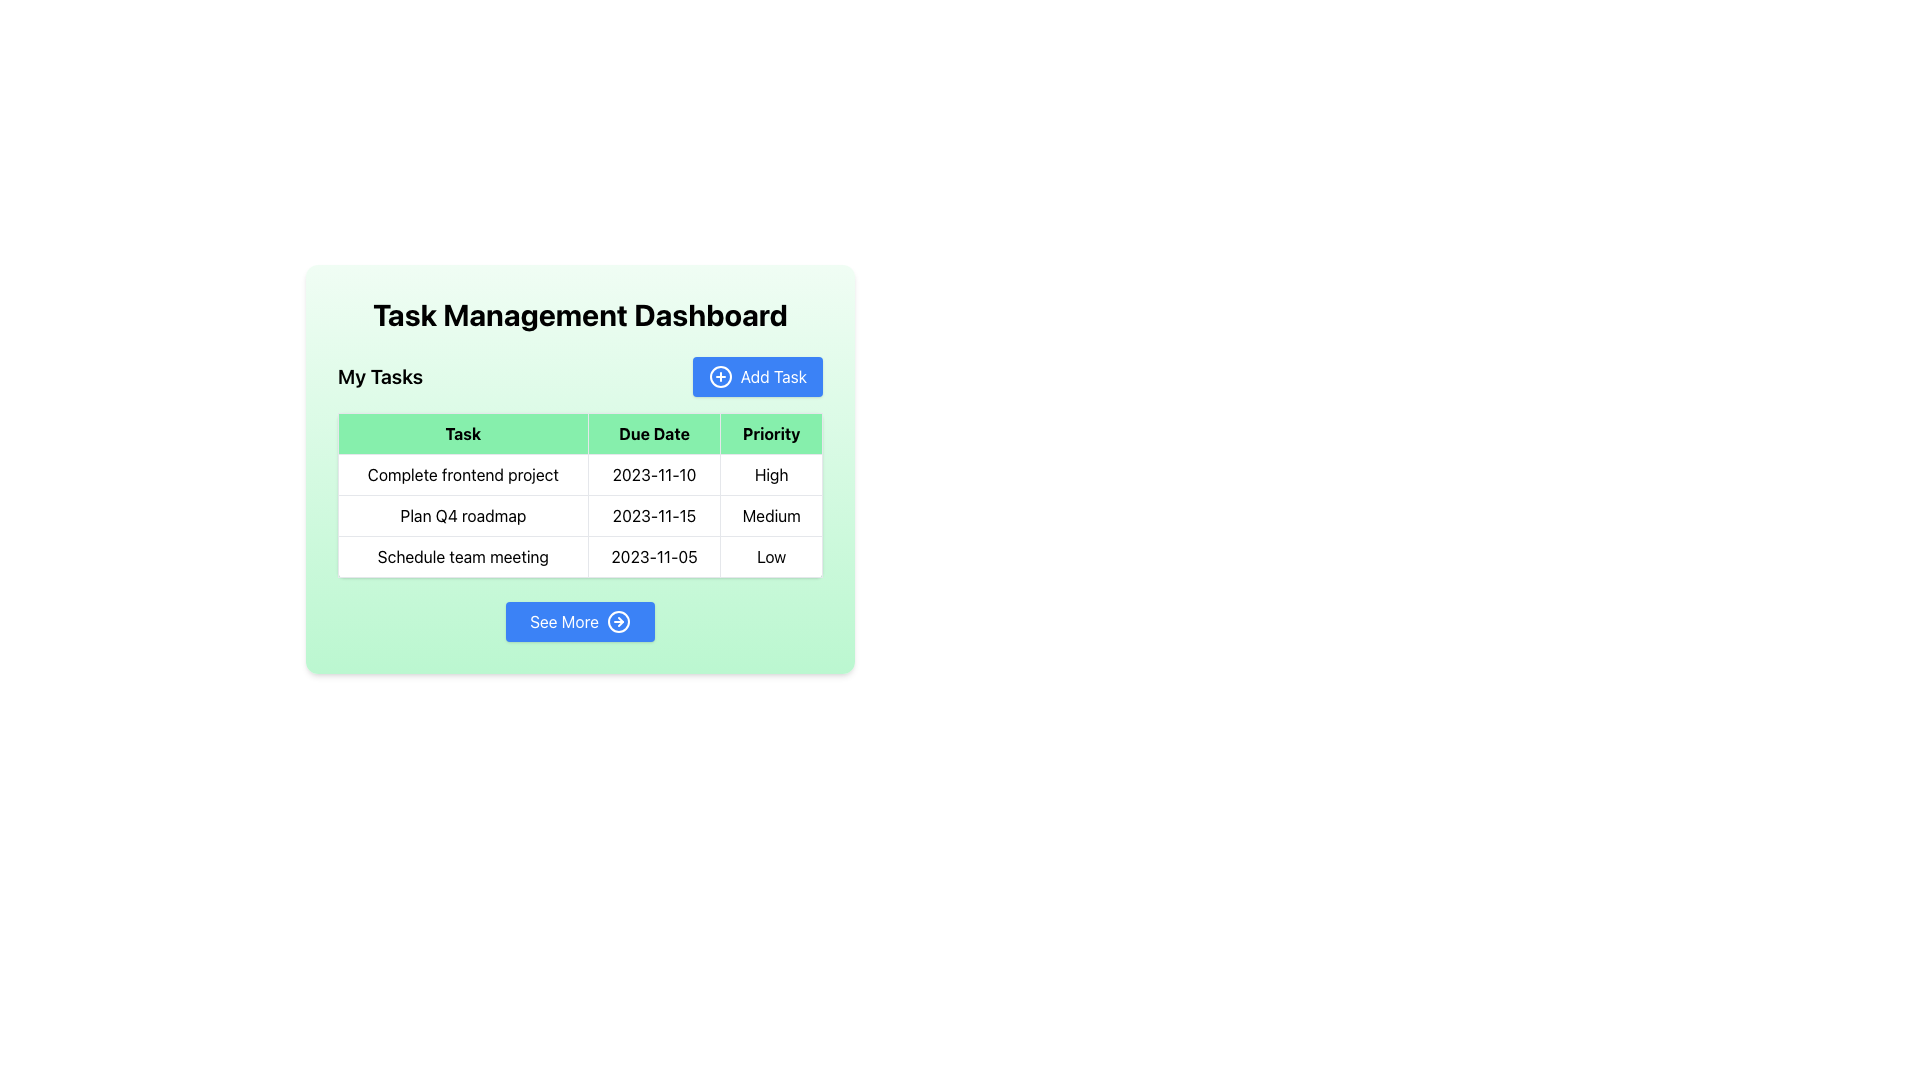  What do you see at coordinates (756, 377) in the screenshot?
I see `the button for adding a new task to change its background color` at bounding box center [756, 377].